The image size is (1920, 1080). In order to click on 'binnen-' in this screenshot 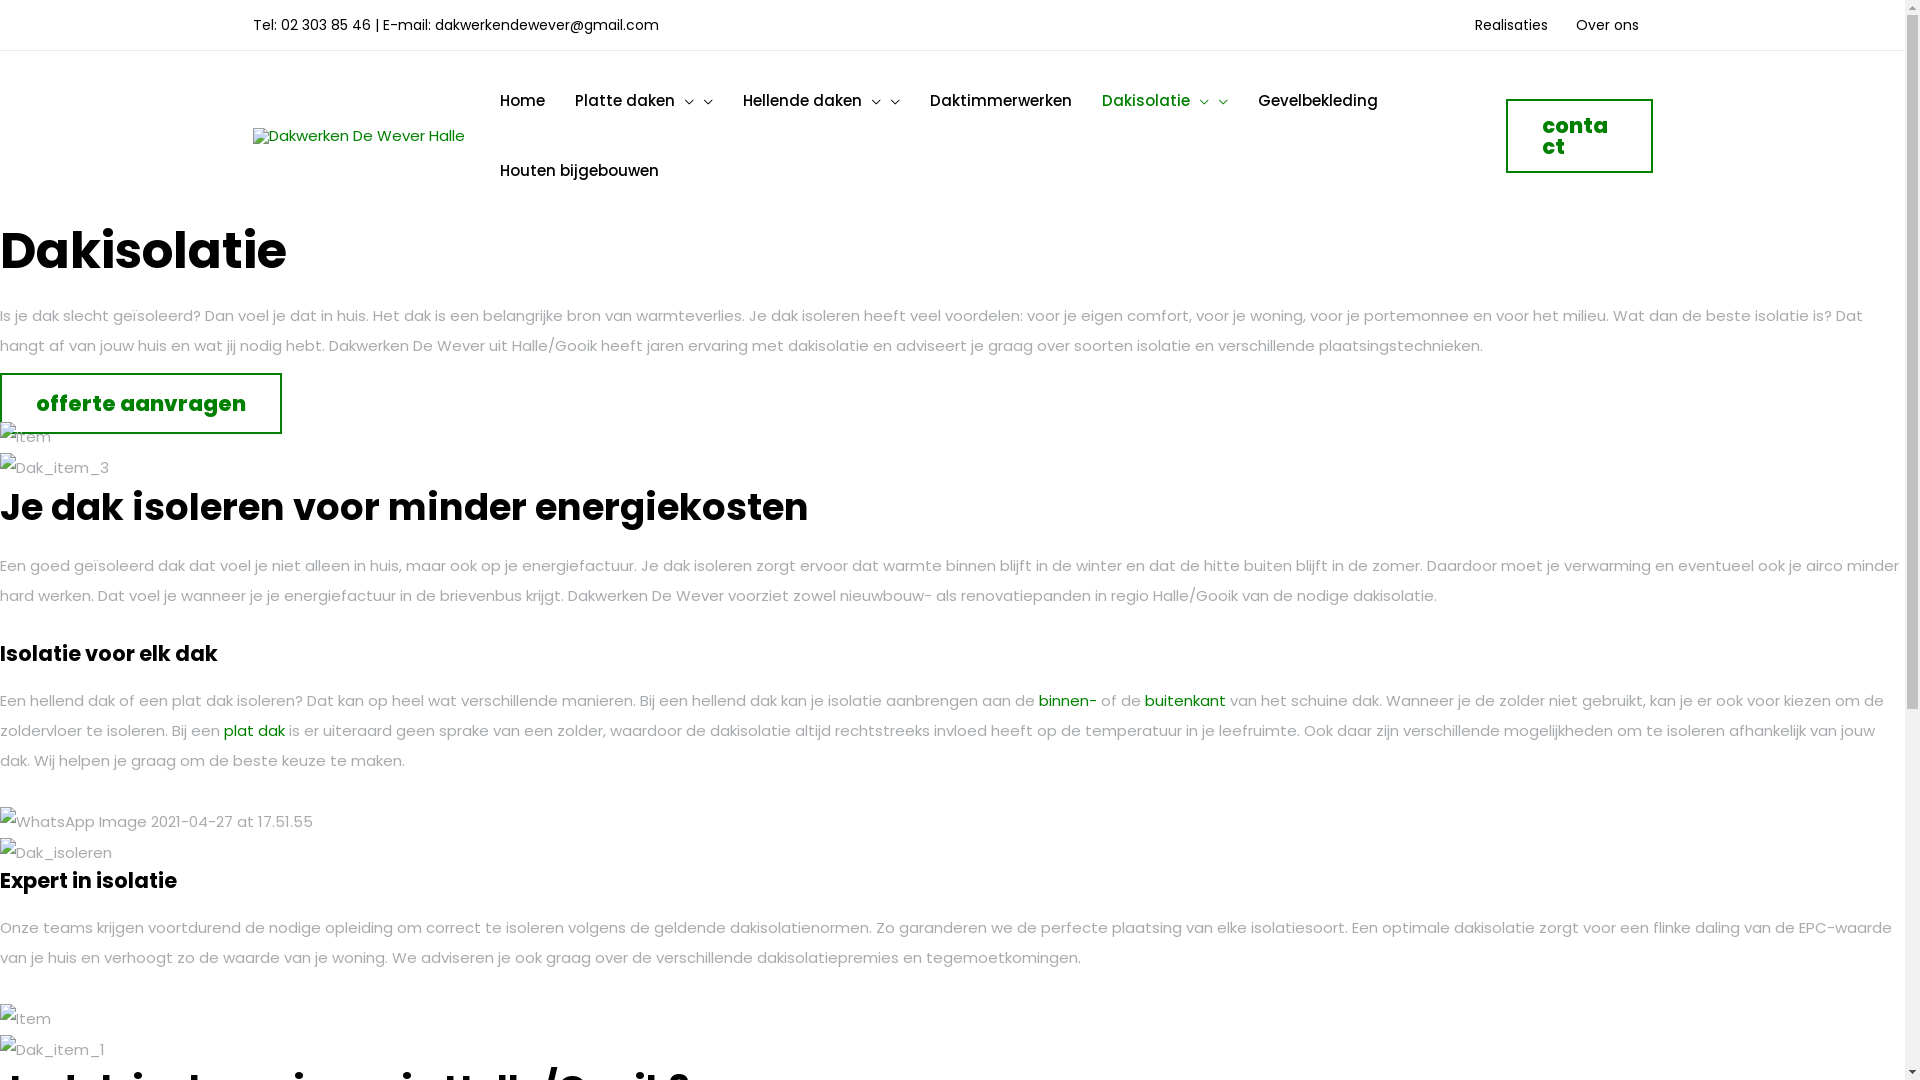, I will do `click(1067, 699)`.